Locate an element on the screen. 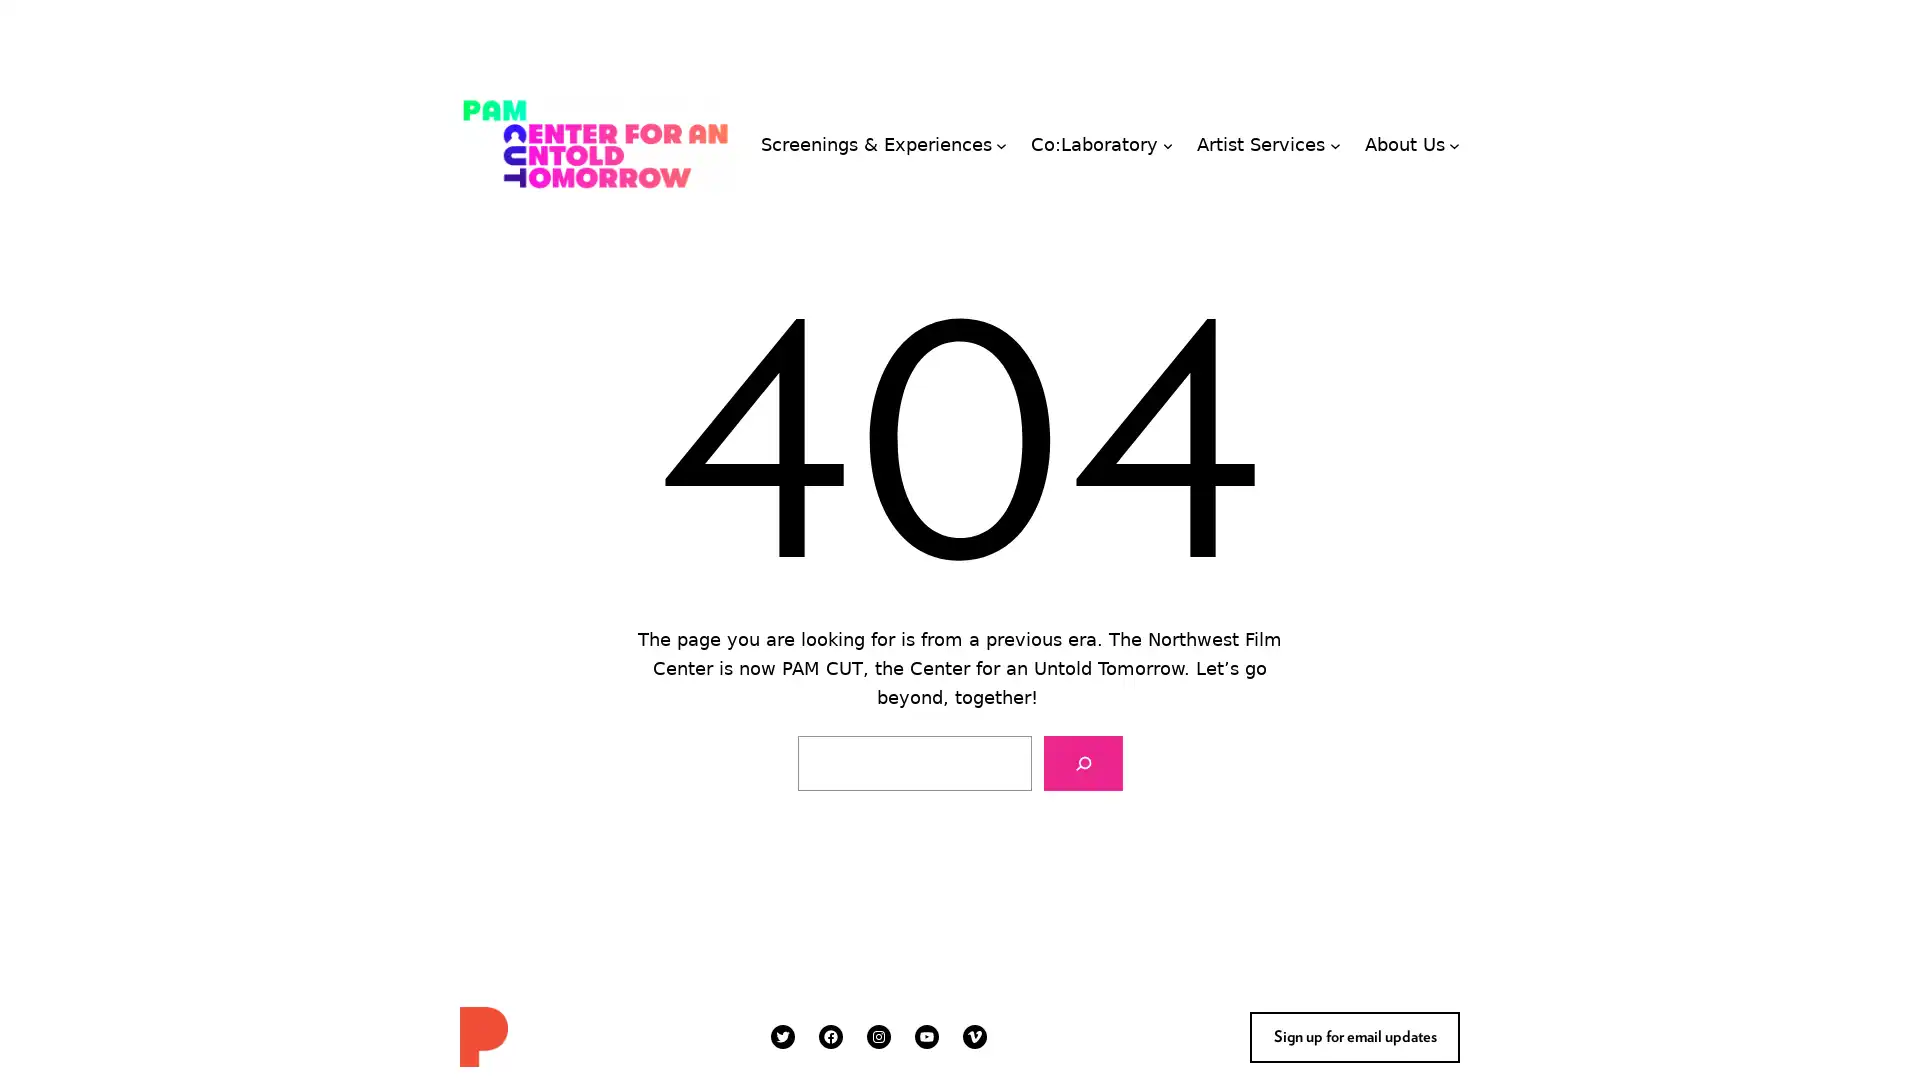  Co:Laboratory submenu is located at coordinates (1167, 143).